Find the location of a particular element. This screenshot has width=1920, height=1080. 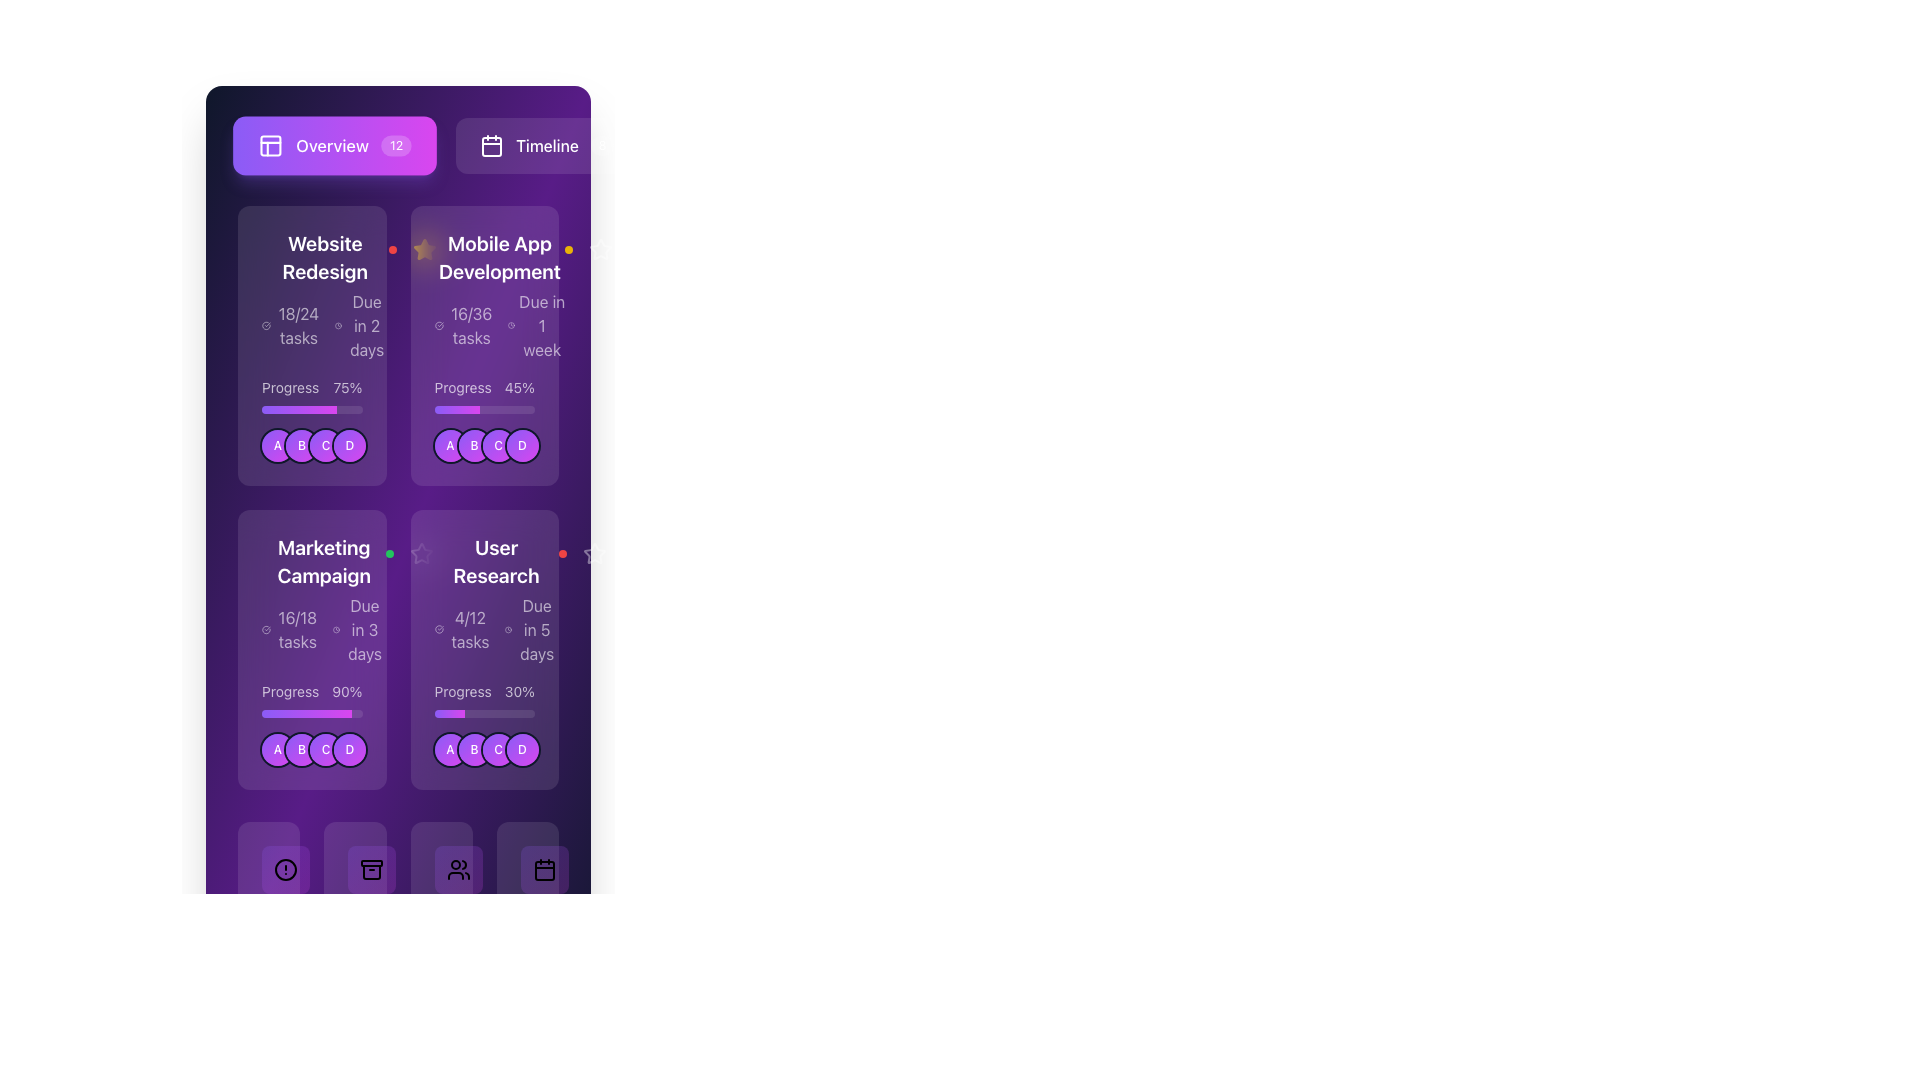

the 'Timeline' button with a numeric badge displaying '8' is located at coordinates (547, 145).